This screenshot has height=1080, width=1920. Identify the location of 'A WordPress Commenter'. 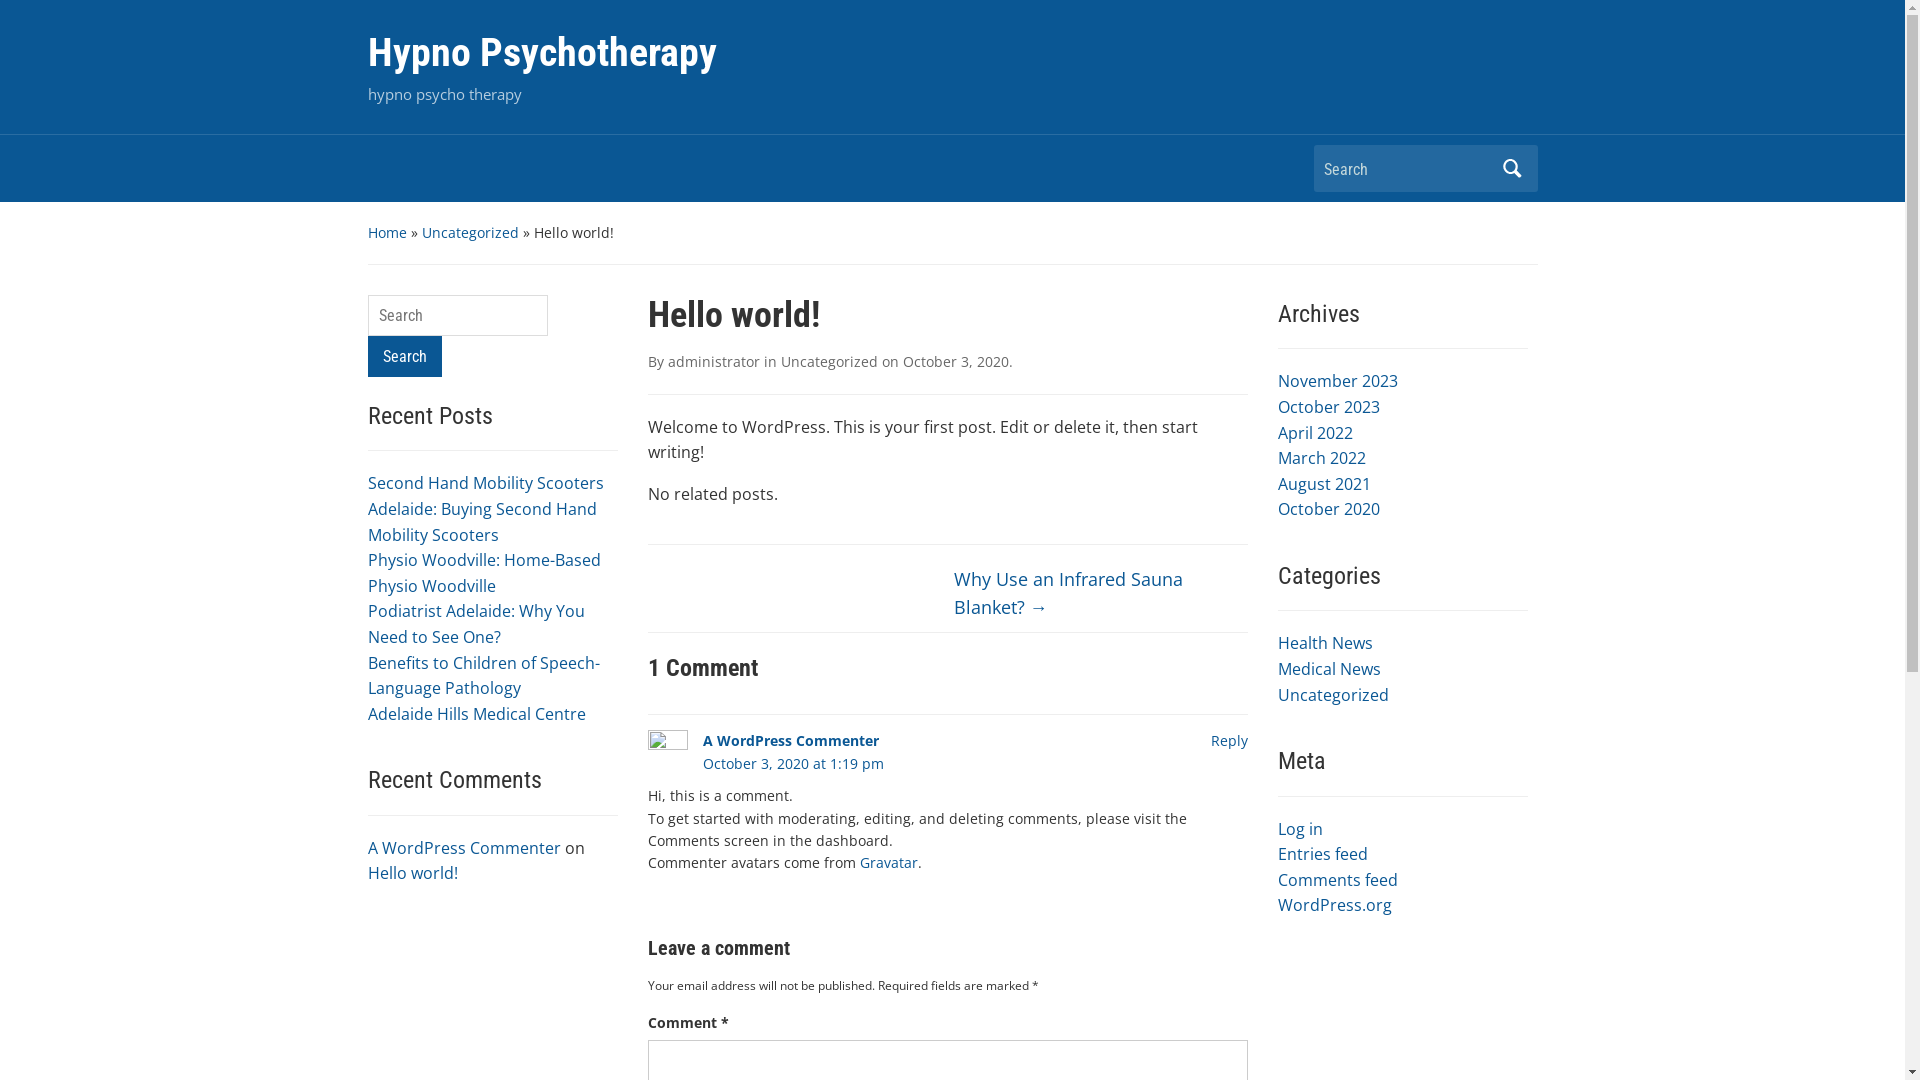
(463, 848).